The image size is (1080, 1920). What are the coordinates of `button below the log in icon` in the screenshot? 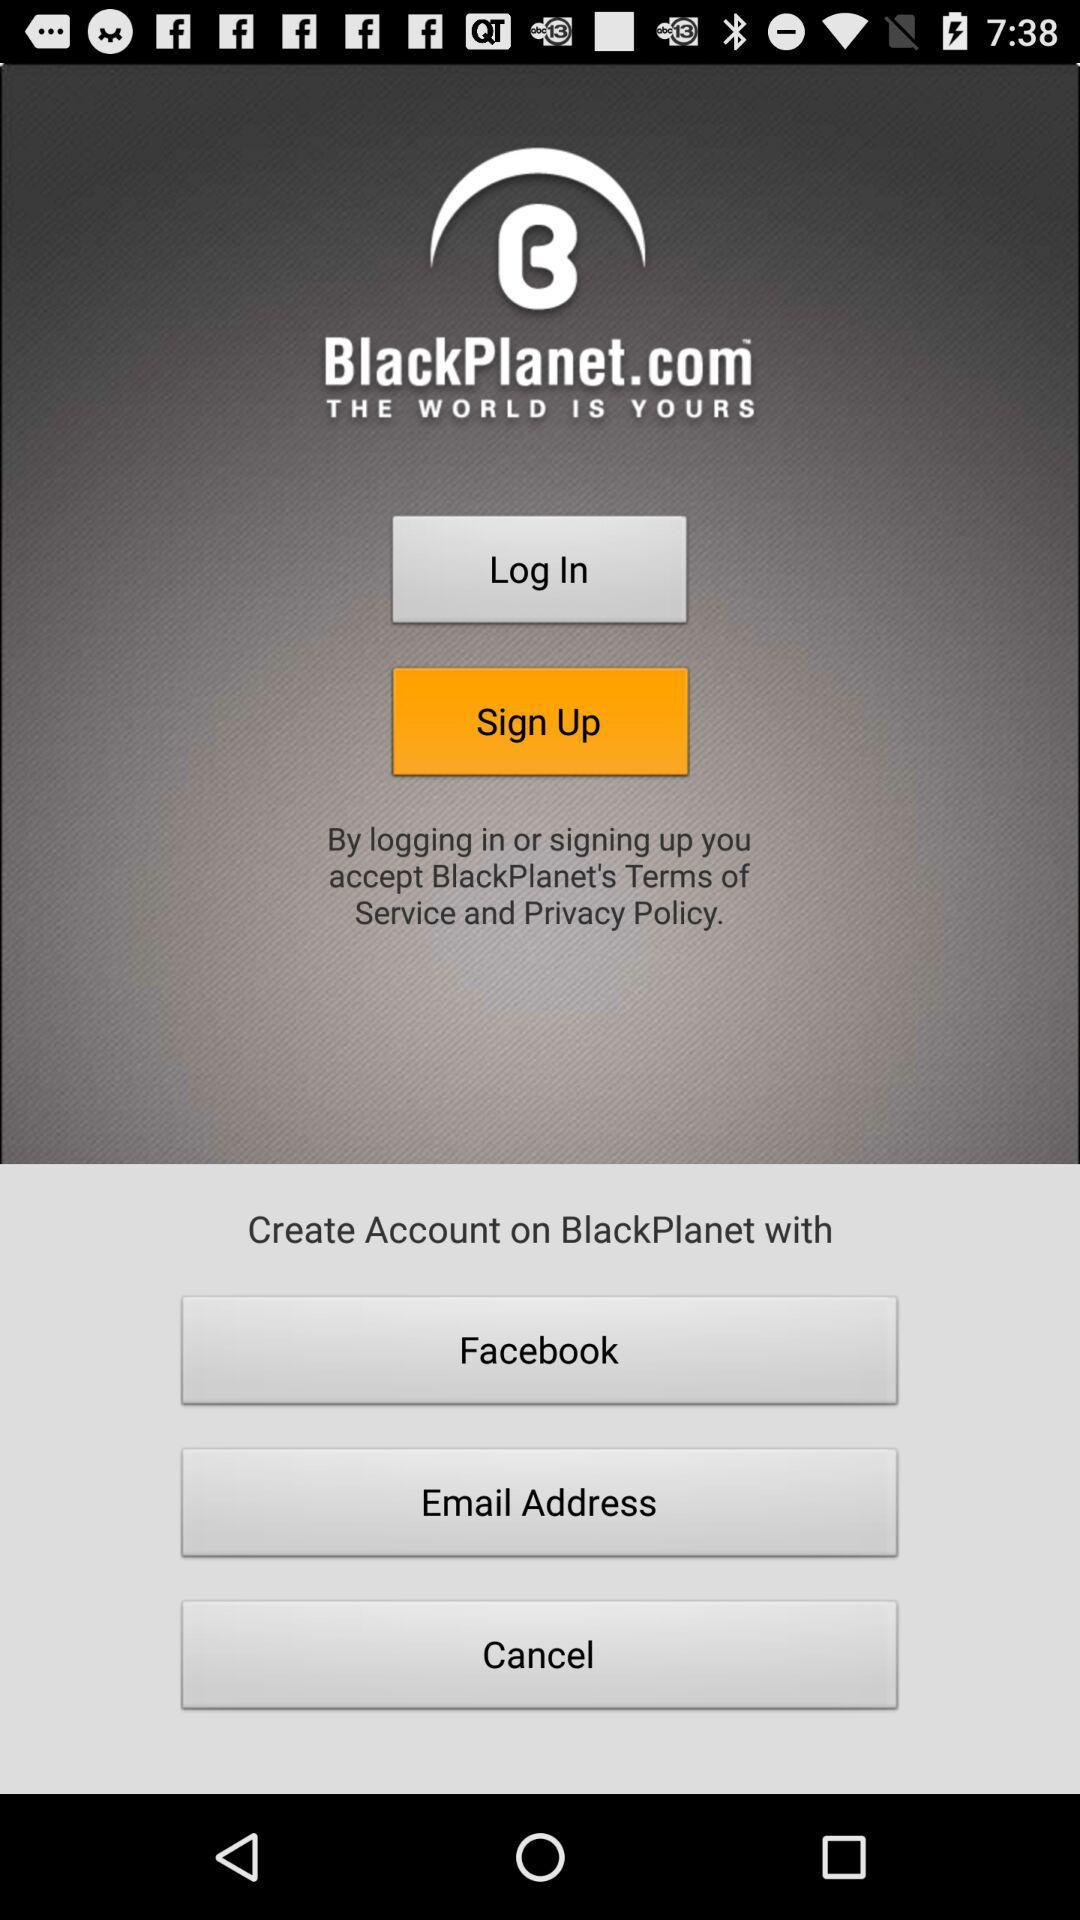 It's located at (540, 726).